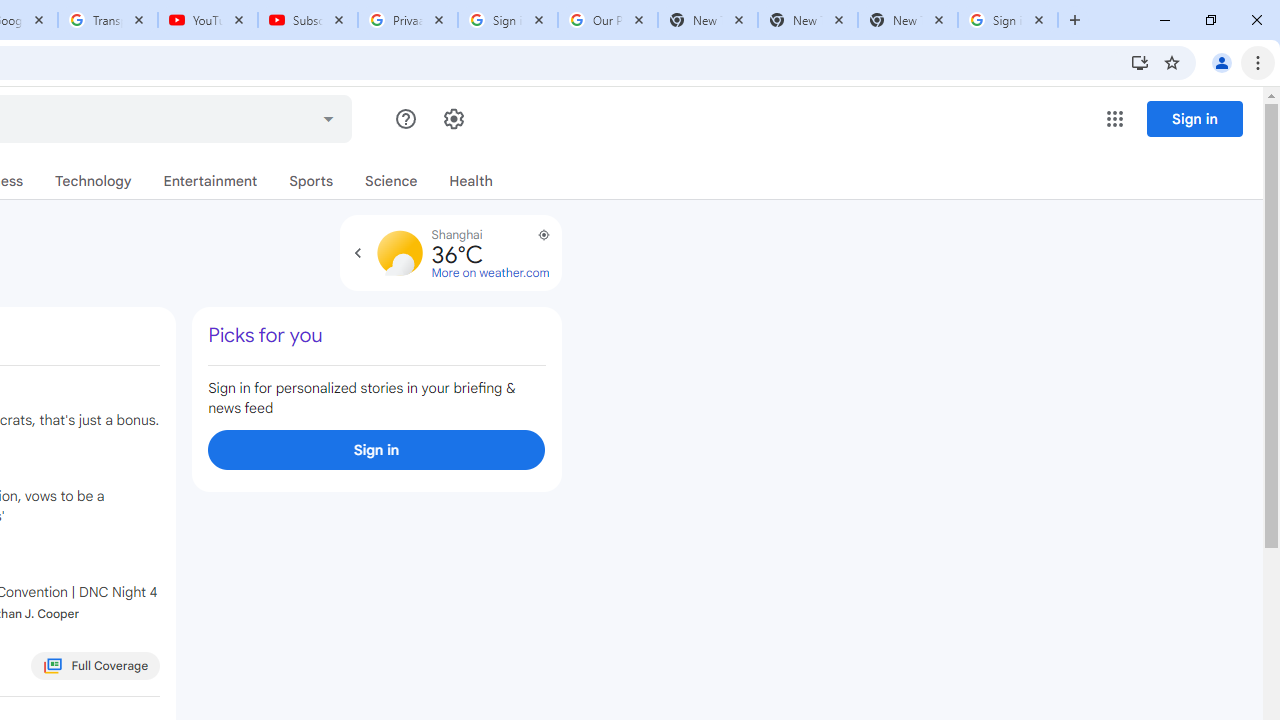  Describe the element at coordinates (310, 181) in the screenshot. I see `'Sports'` at that location.